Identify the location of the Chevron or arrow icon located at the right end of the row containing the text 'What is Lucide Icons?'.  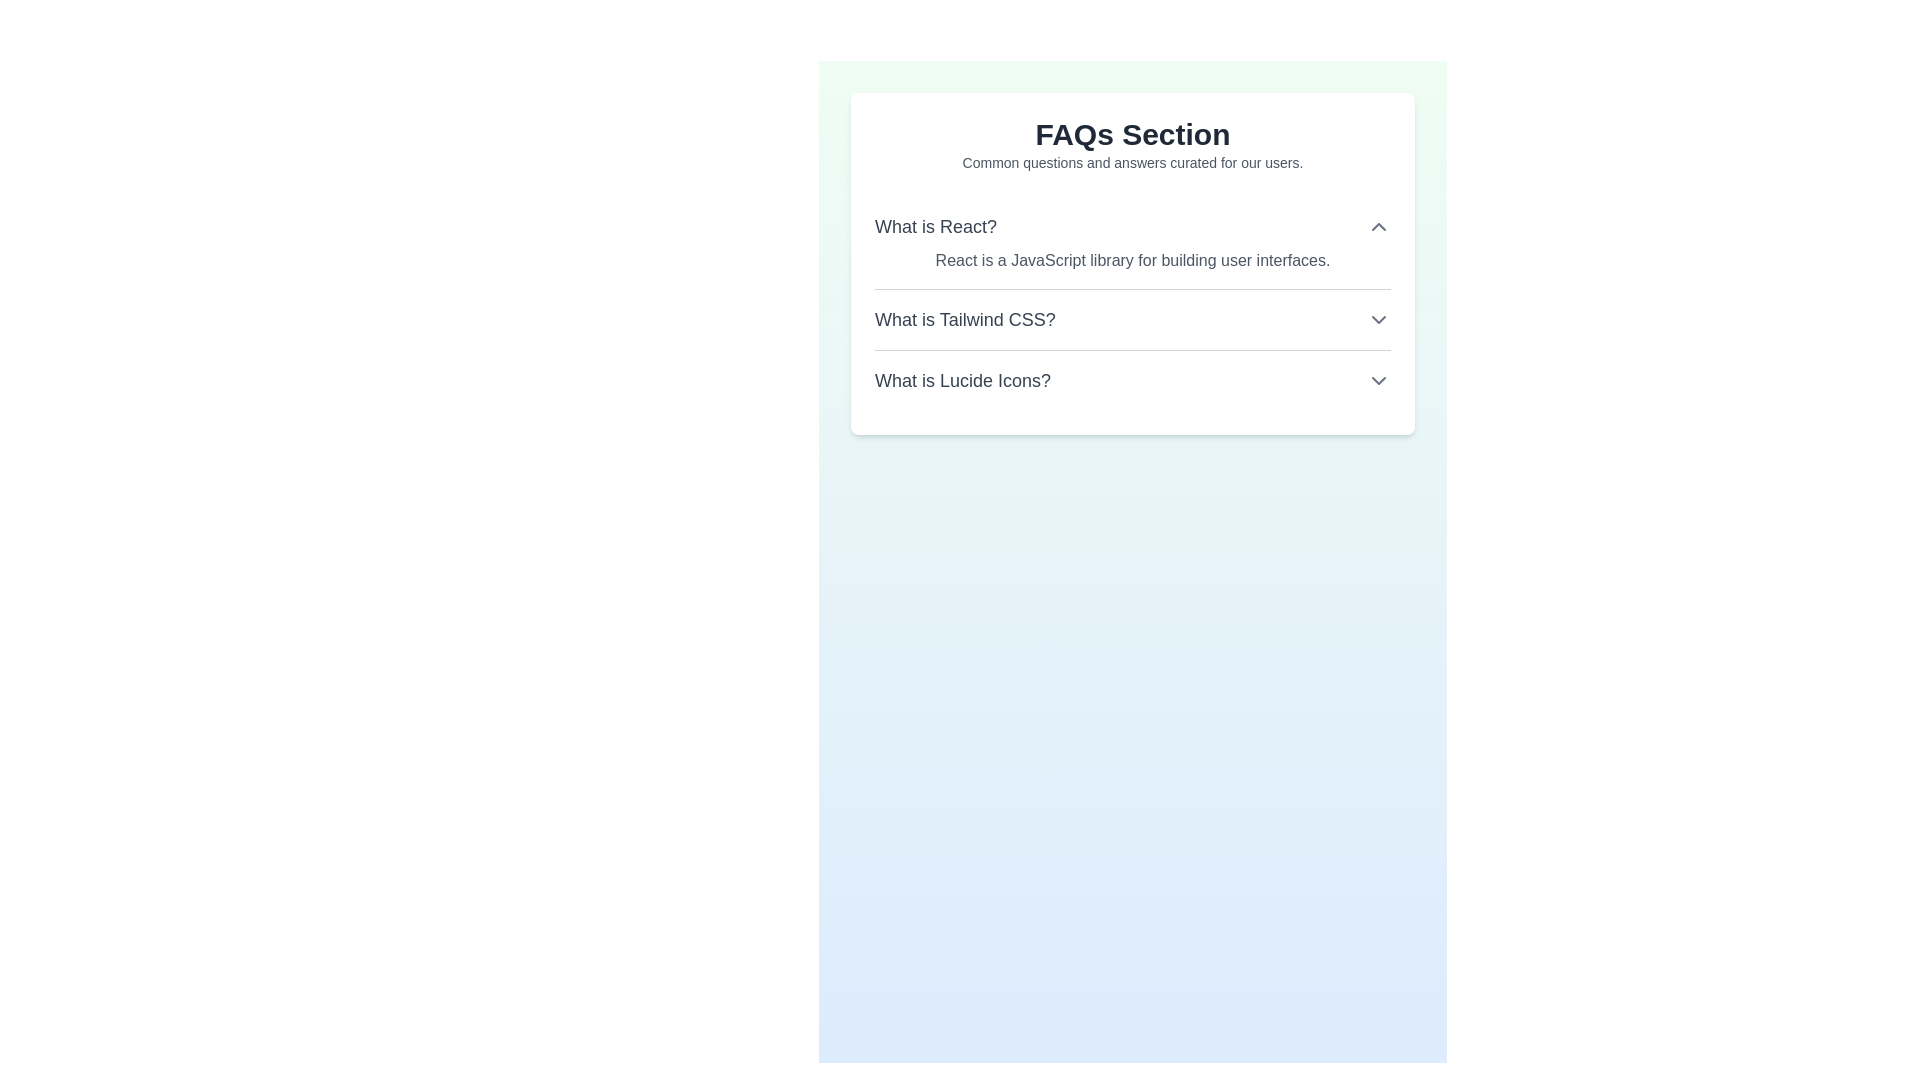
(1377, 381).